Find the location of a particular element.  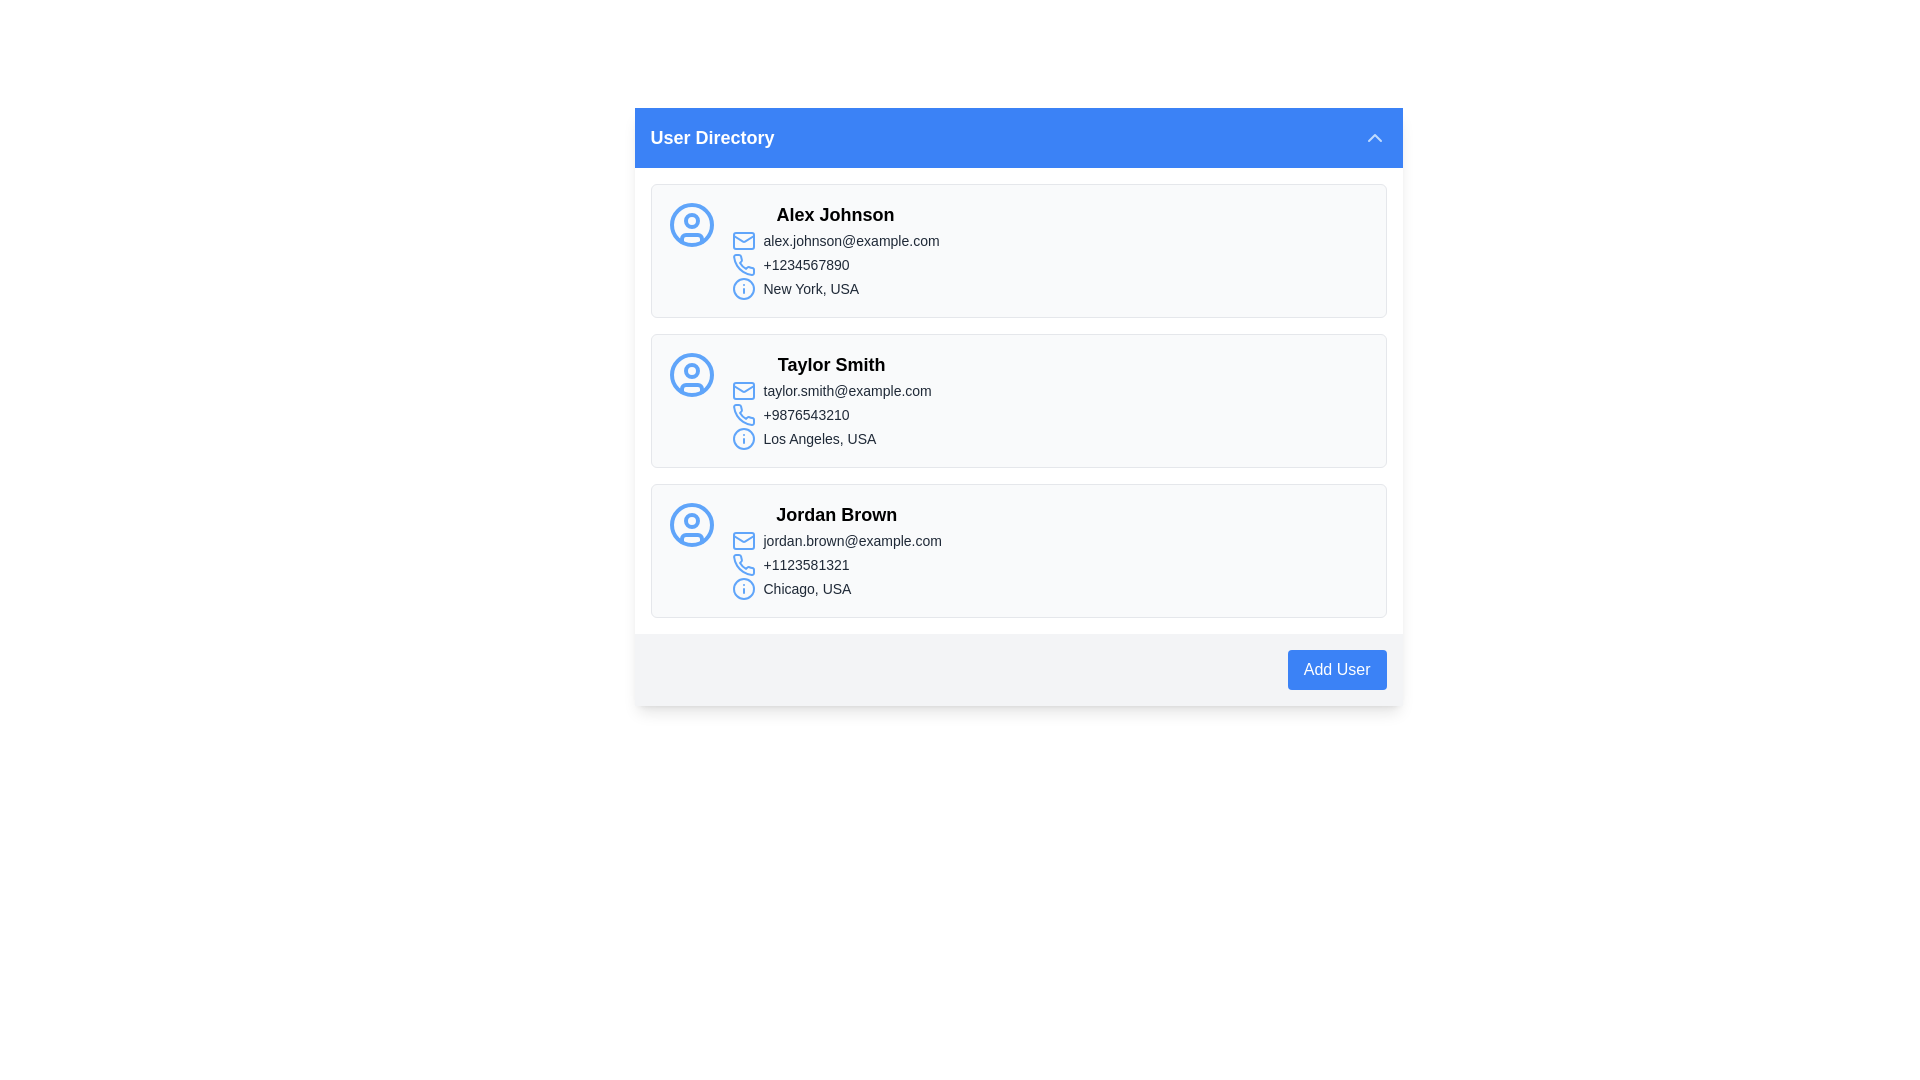

contact details from the first Contact Information Block located beneath the 'User Directory' title in the user directory interface is located at coordinates (835, 249).